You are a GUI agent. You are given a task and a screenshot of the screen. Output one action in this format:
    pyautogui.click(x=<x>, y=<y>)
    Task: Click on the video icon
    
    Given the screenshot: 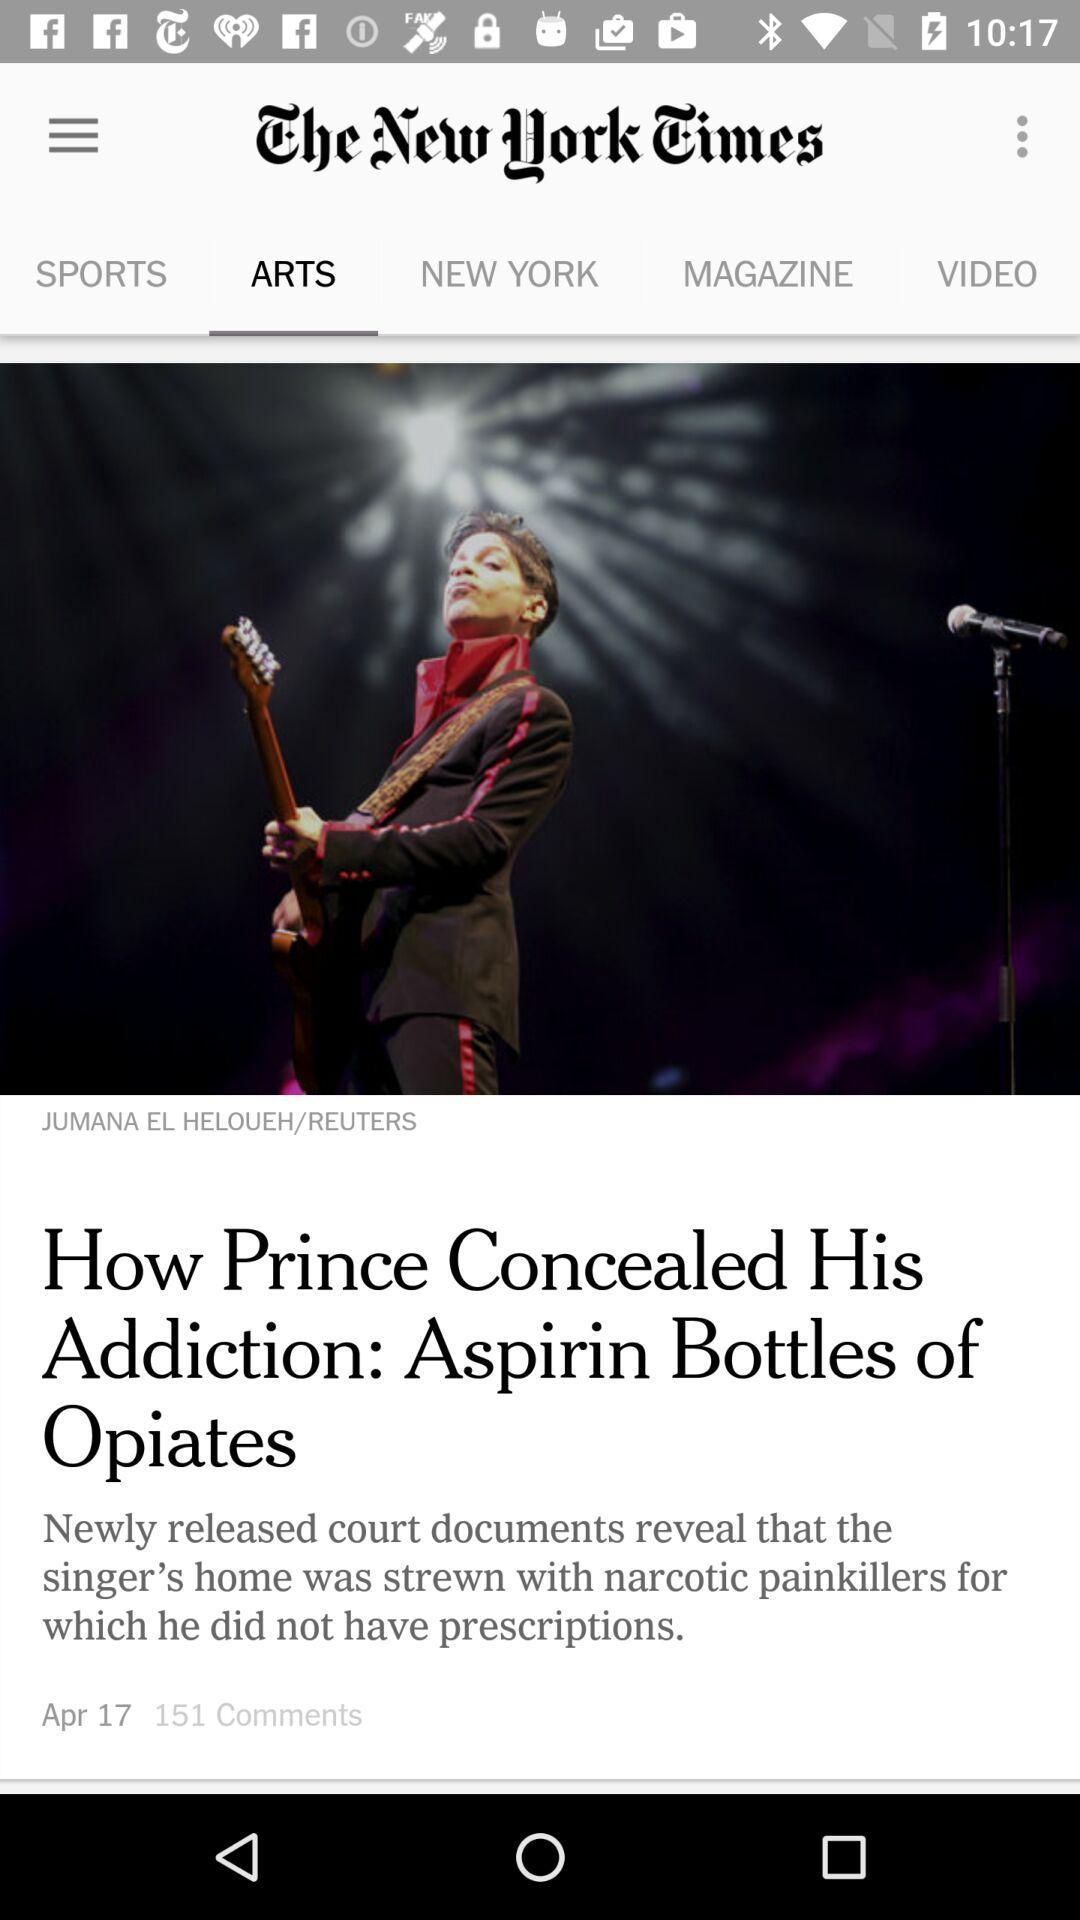 What is the action you would take?
    pyautogui.click(x=986, y=272)
    